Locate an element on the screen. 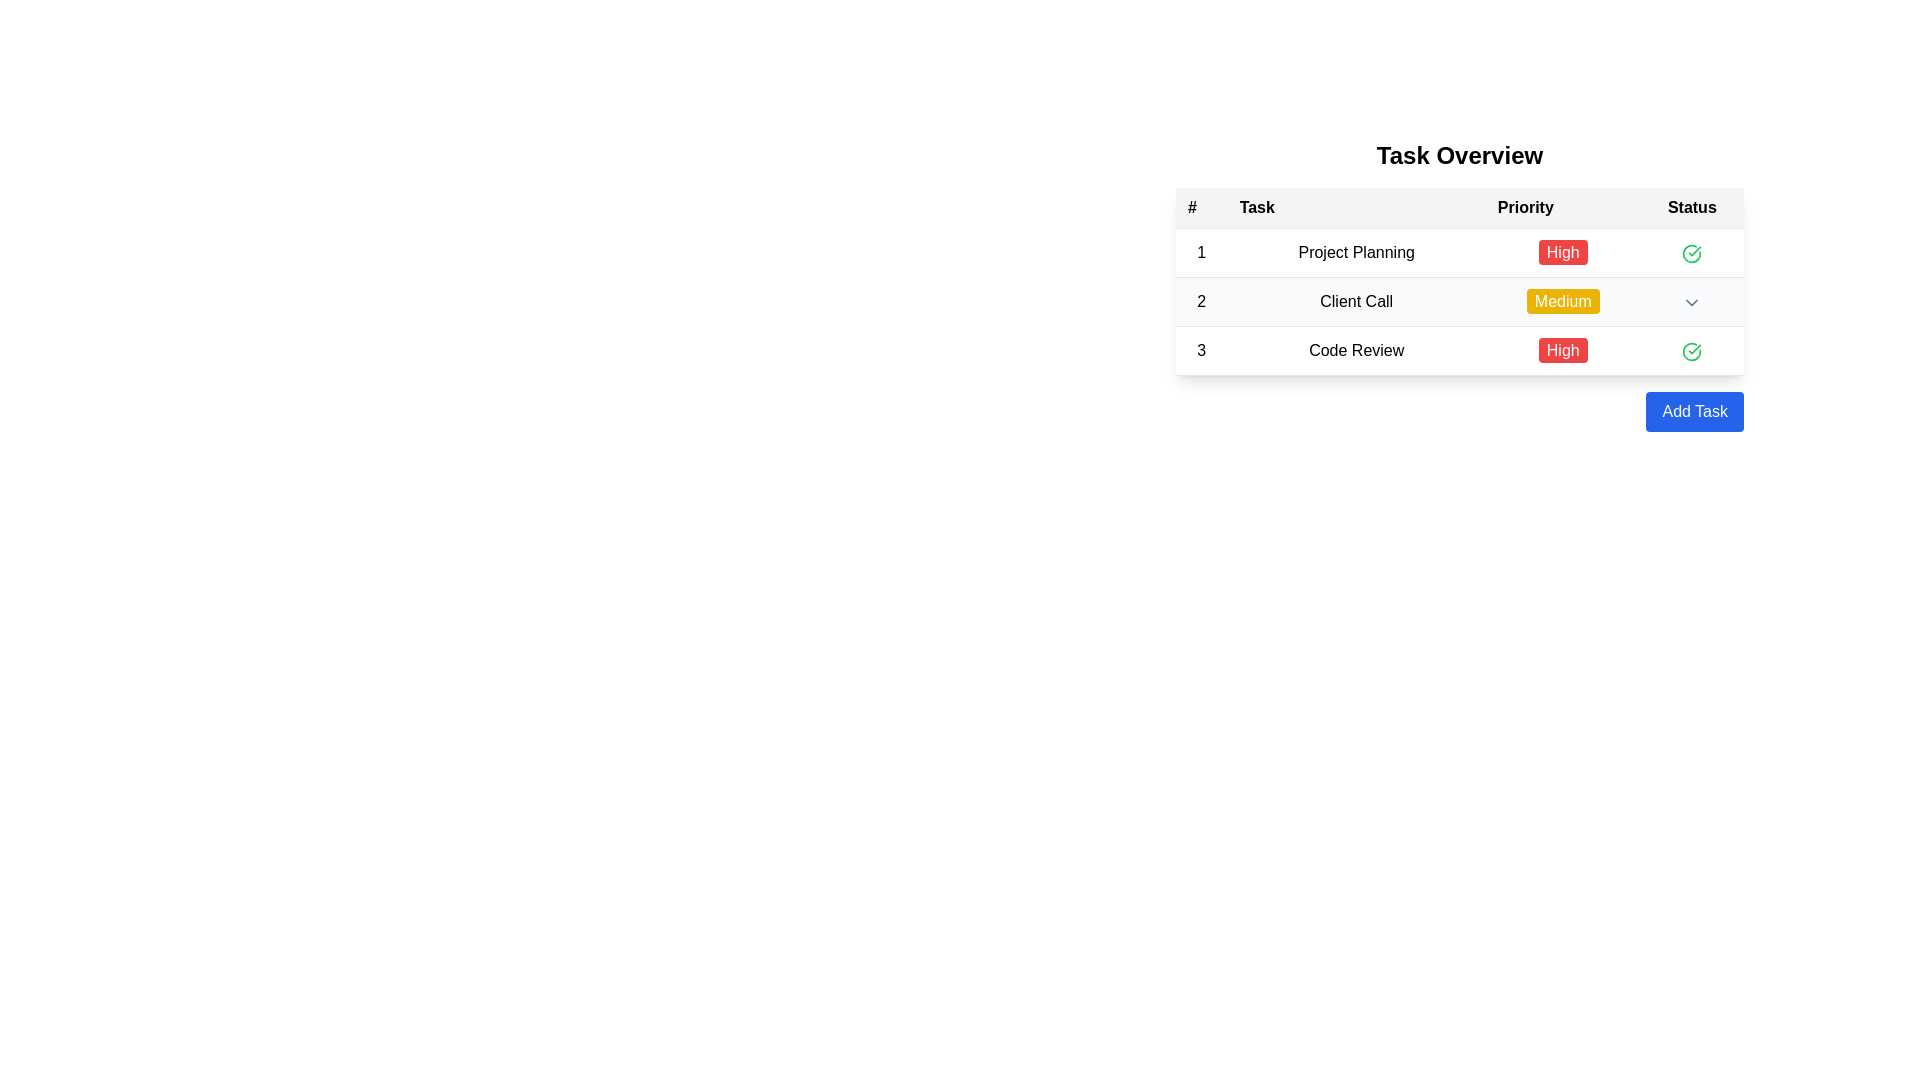 The height and width of the screenshot is (1080, 1920). the chevron-down icon in gray color is located at coordinates (1691, 301).